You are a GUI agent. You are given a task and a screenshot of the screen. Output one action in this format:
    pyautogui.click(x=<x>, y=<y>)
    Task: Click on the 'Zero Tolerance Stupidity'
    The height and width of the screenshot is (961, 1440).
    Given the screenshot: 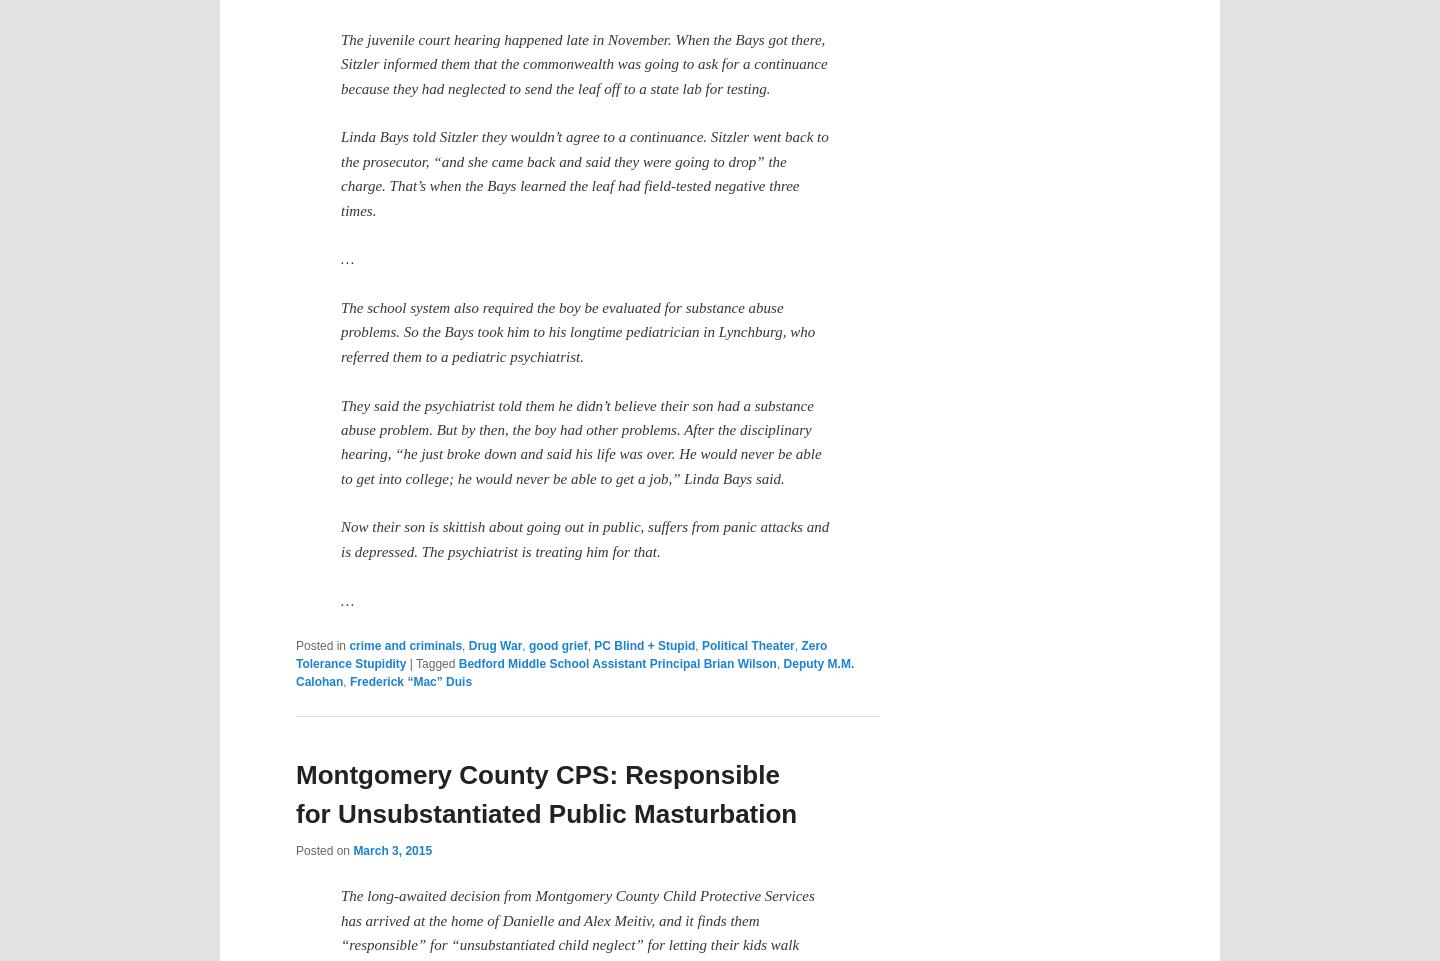 What is the action you would take?
    pyautogui.click(x=561, y=654)
    